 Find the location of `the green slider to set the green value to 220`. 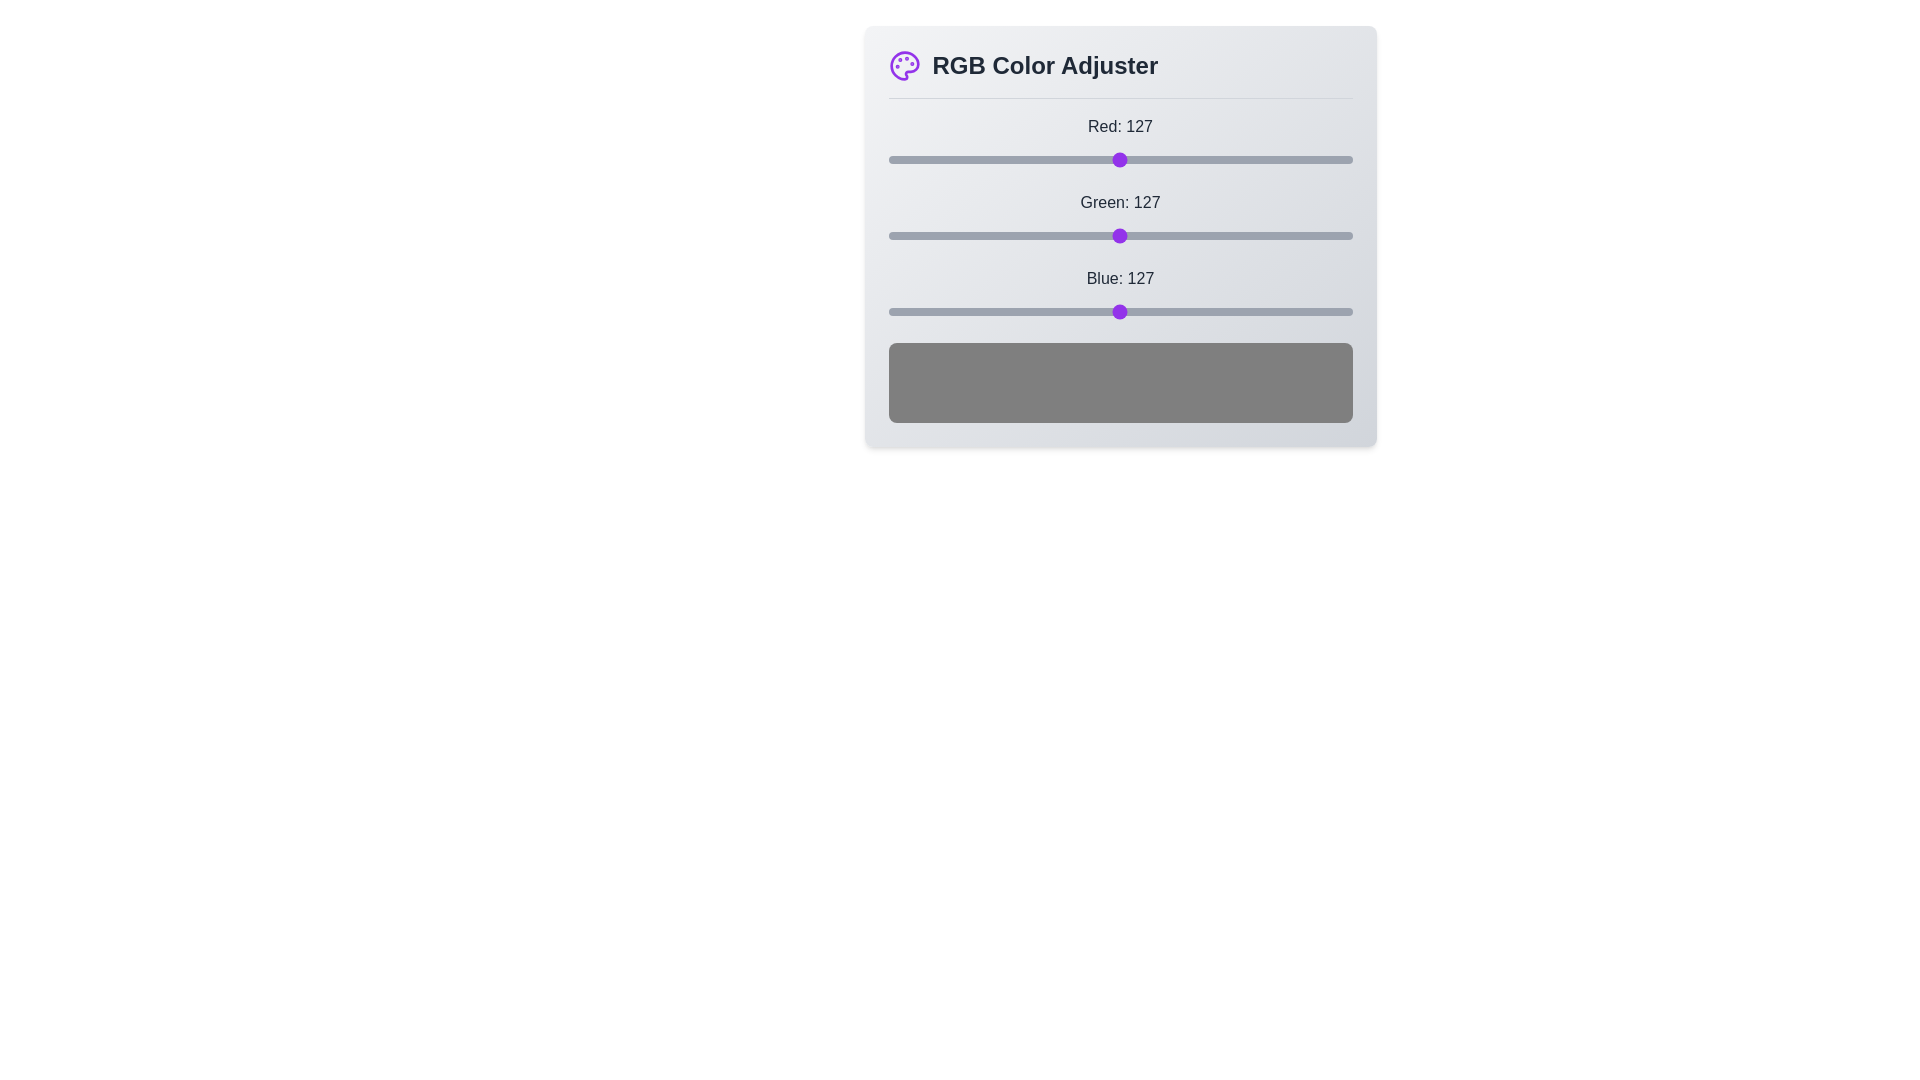

the green slider to set the green value to 220 is located at coordinates (1288, 234).